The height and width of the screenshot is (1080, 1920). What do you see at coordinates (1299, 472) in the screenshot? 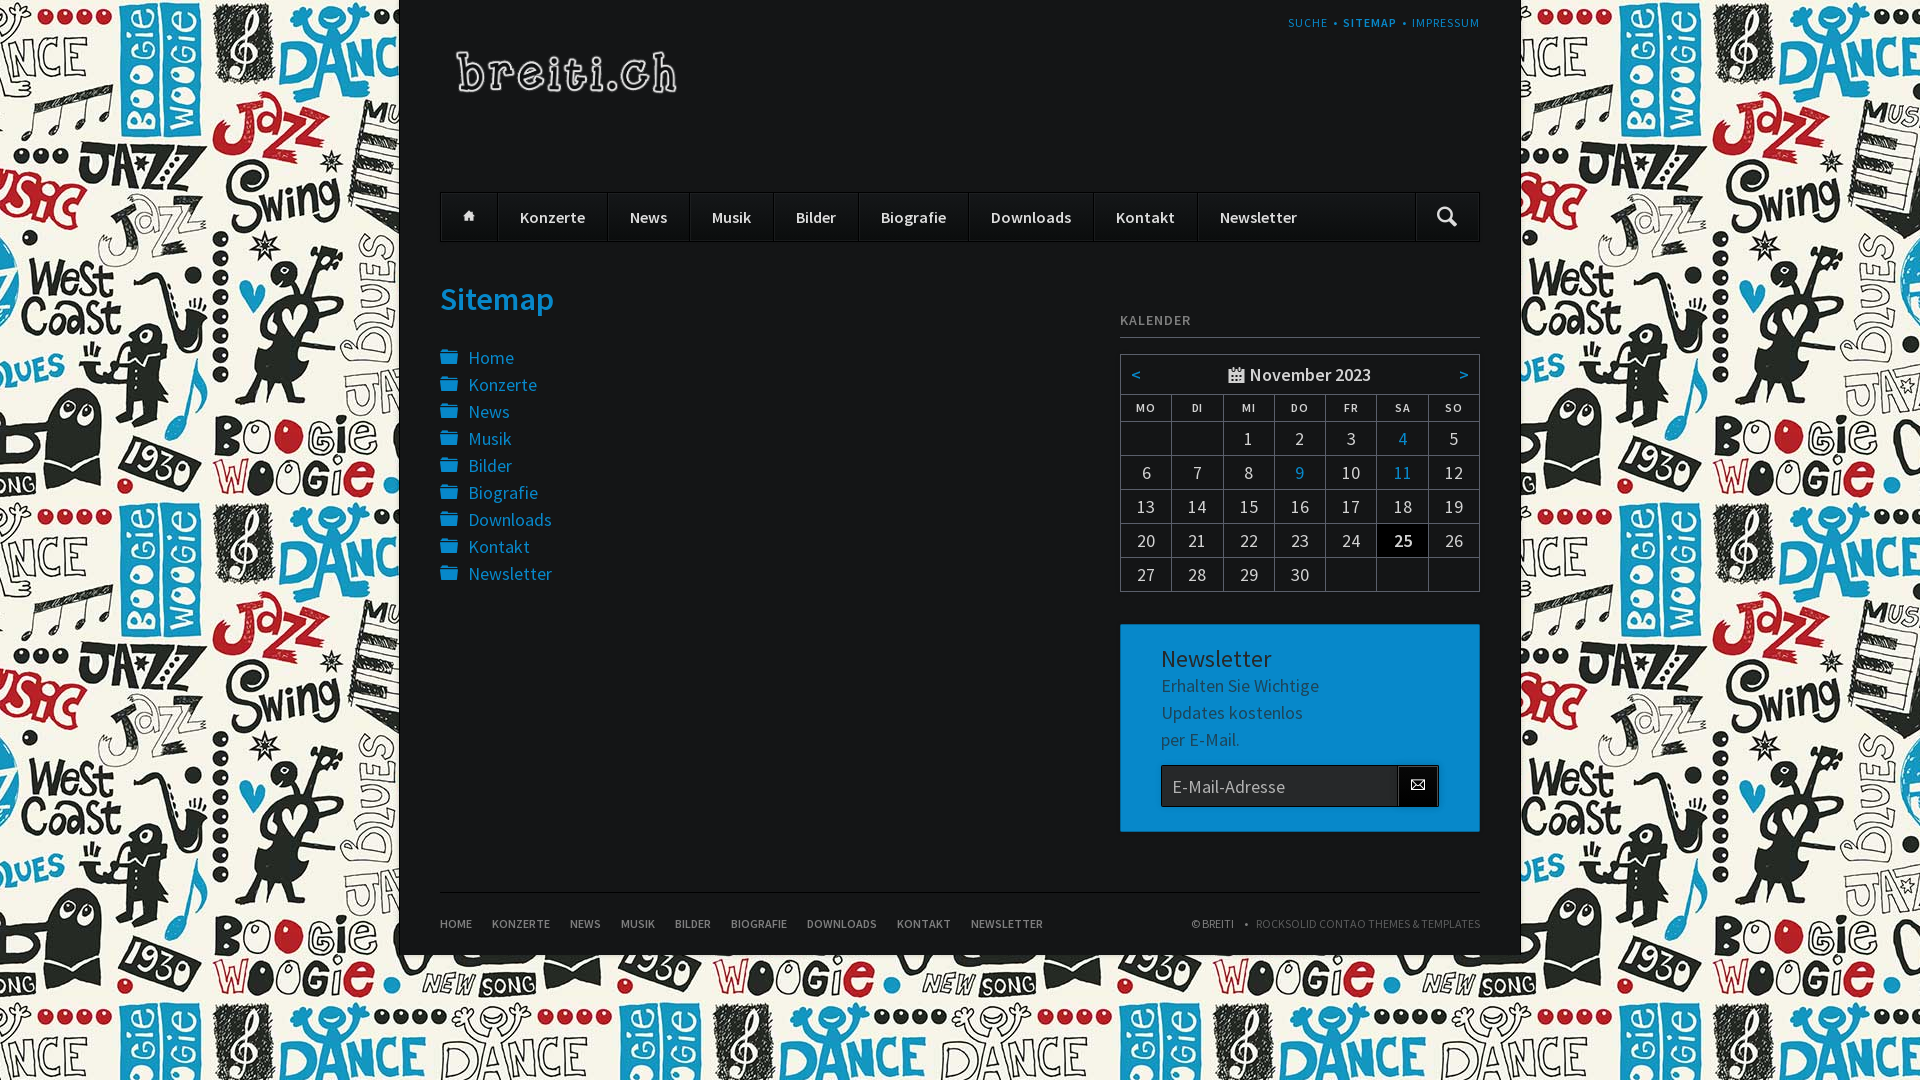
I see `'9'` at bounding box center [1299, 472].